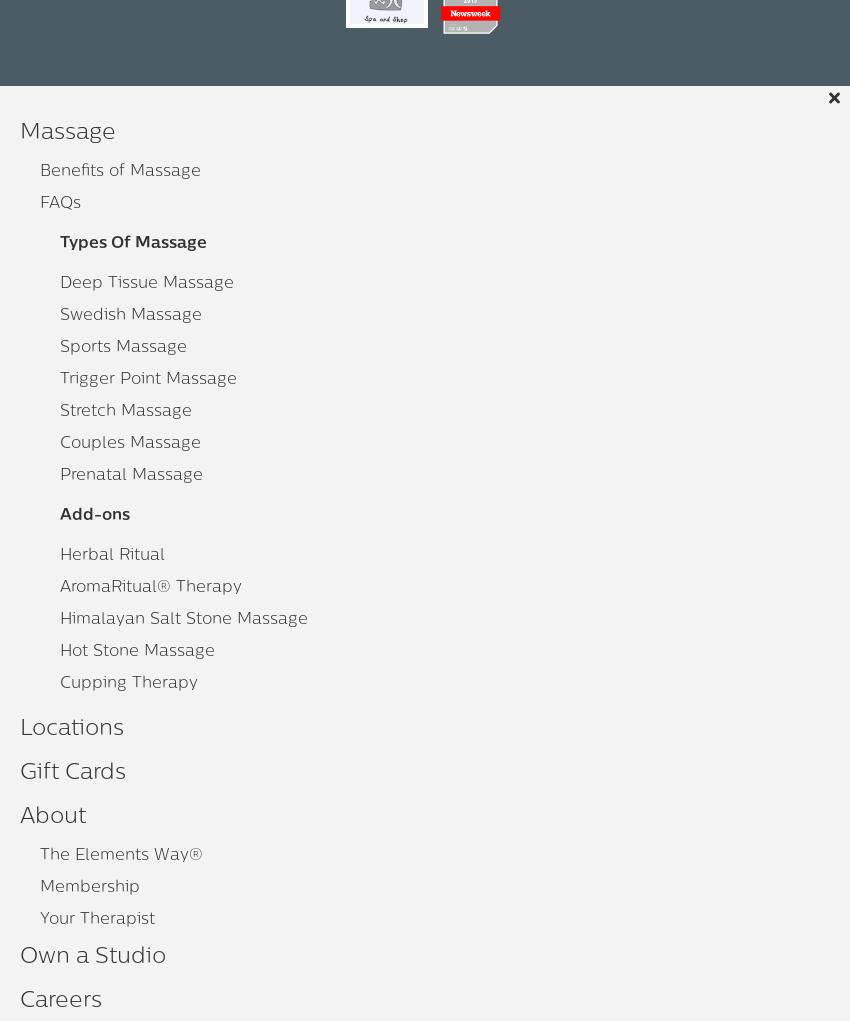 This screenshot has height=1021, width=850. Describe the element at coordinates (133, 243) in the screenshot. I see `'Types Of Massage'` at that location.